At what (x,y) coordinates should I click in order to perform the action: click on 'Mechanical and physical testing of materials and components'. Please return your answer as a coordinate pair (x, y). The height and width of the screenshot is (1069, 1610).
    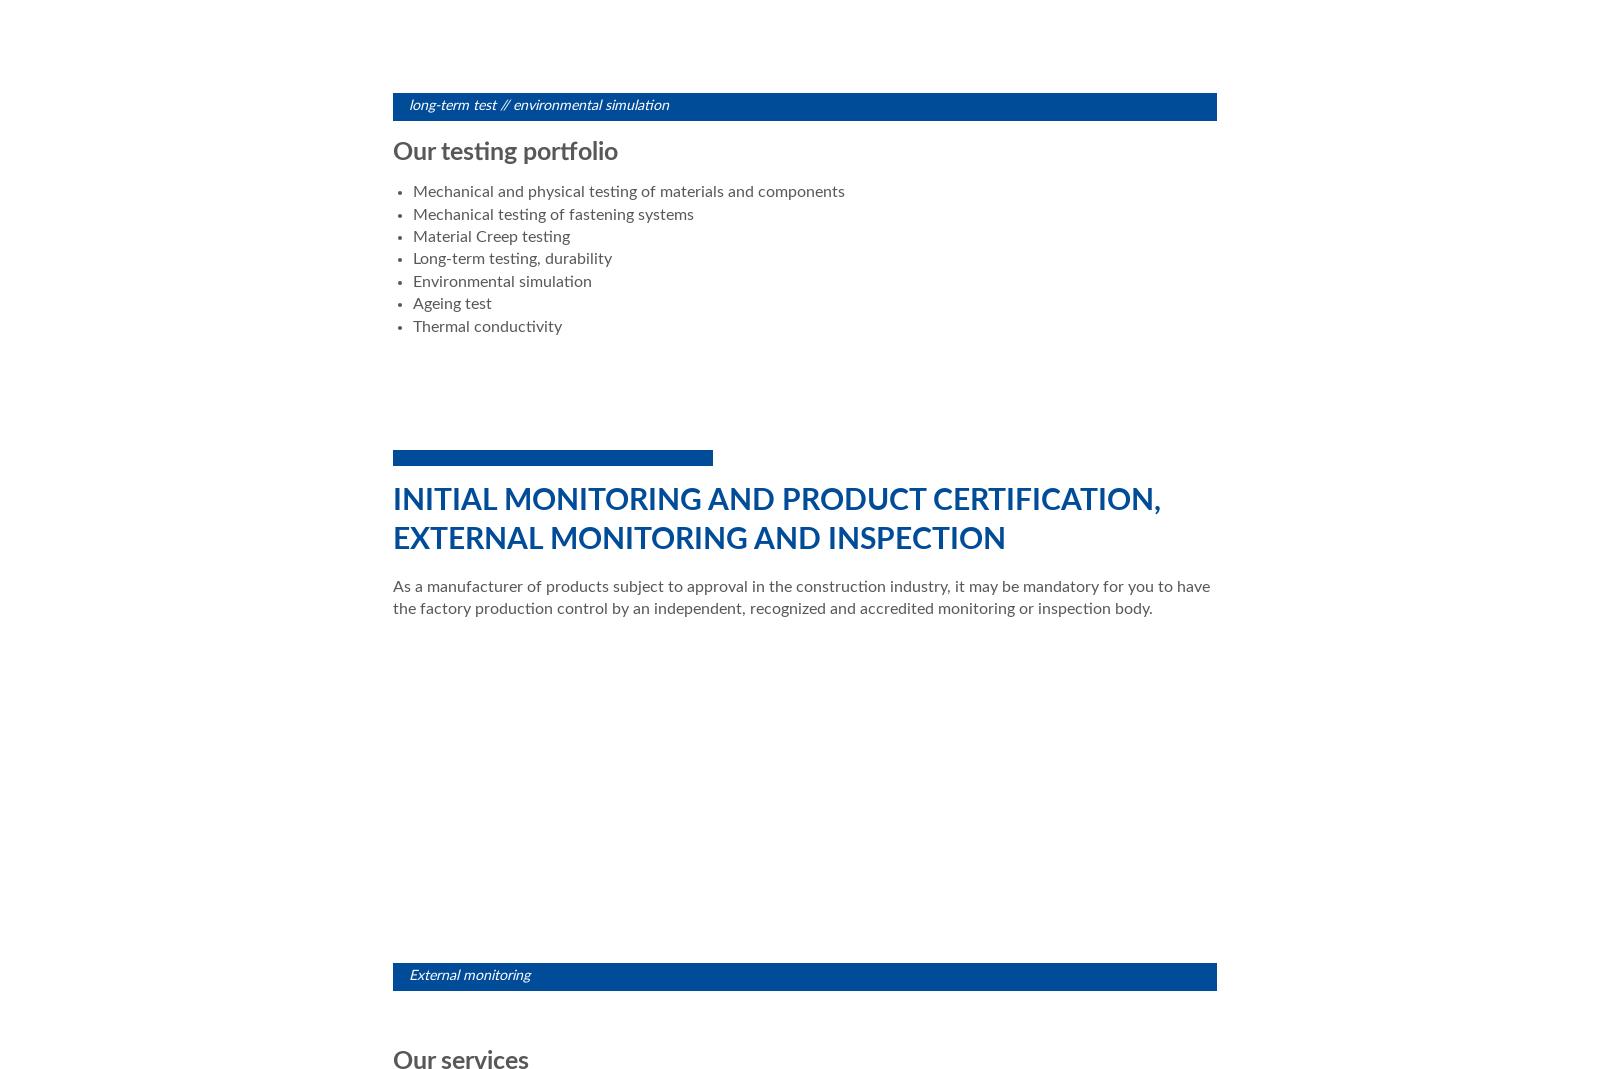
    Looking at the image, I should click on (629, 191).